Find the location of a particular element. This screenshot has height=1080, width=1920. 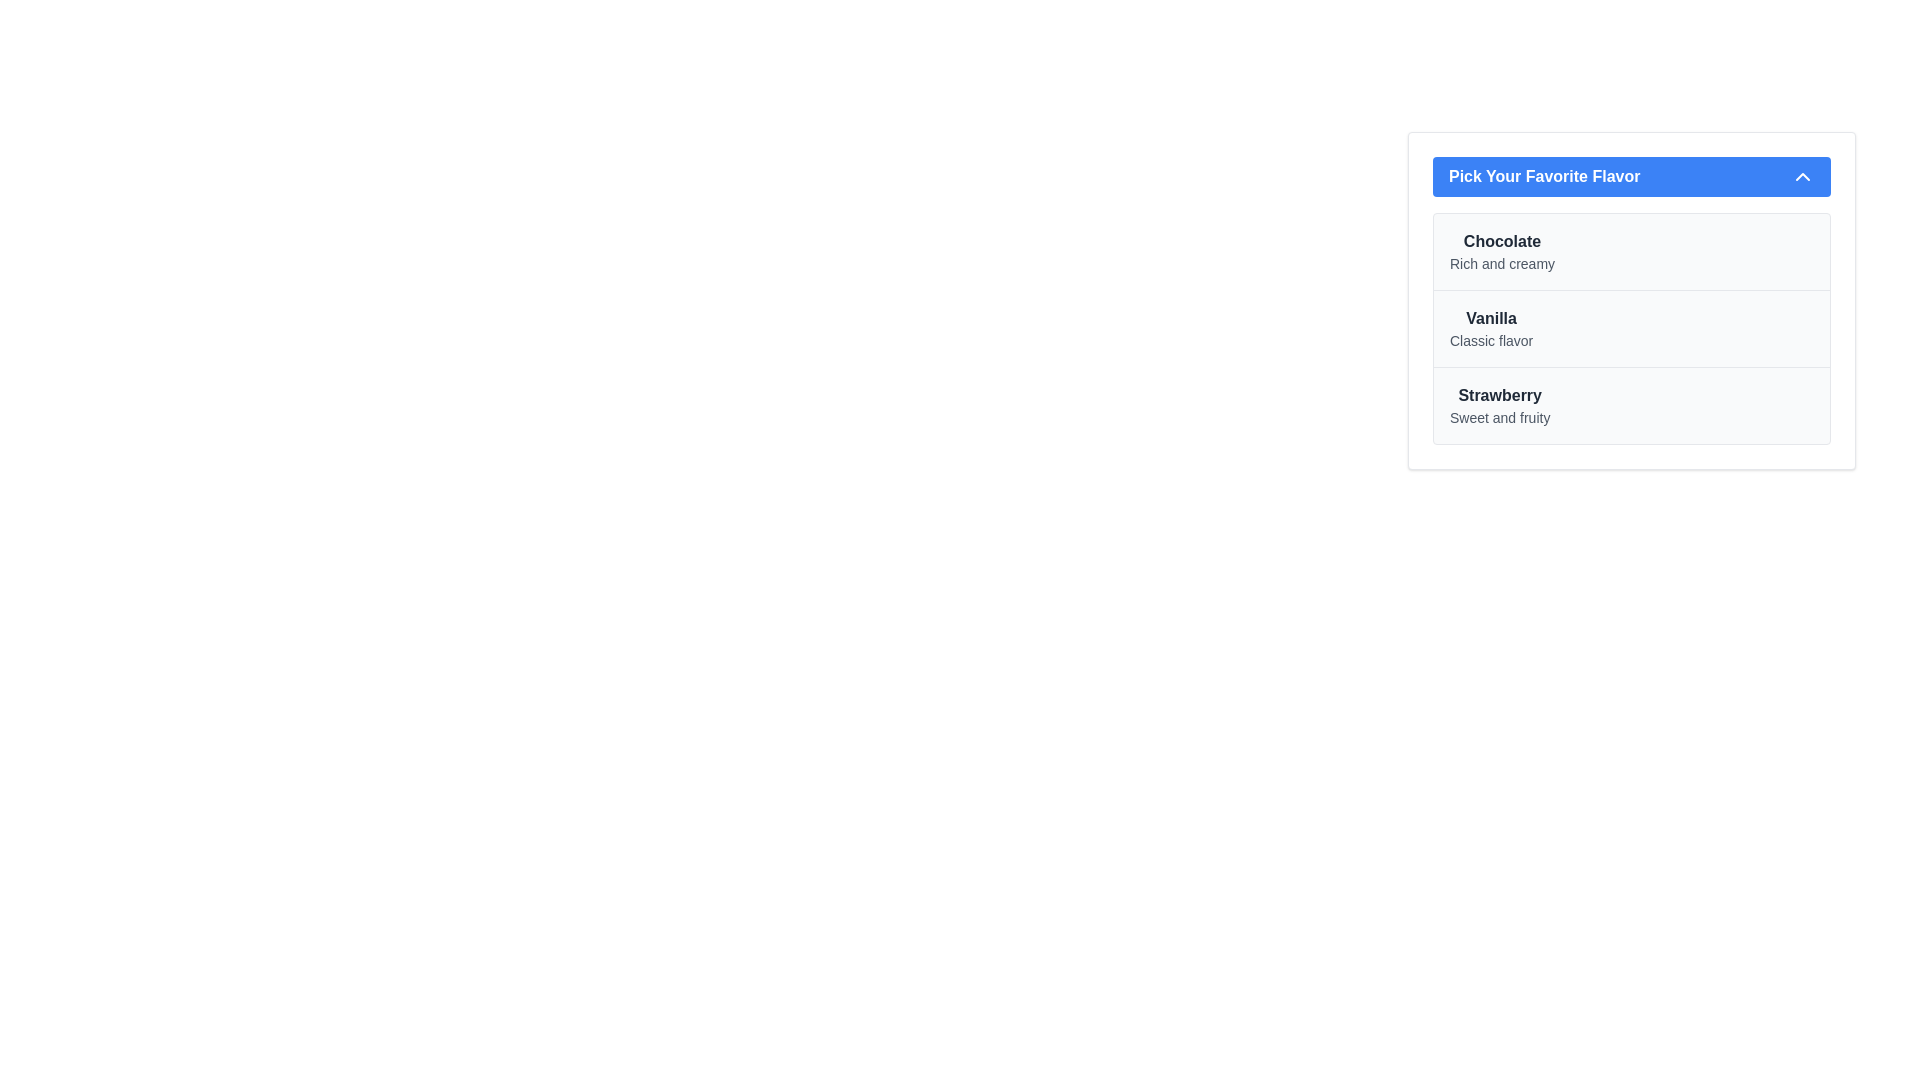

the label that serves as the title for the dropdown menu is located at coordinates (1543, 176).